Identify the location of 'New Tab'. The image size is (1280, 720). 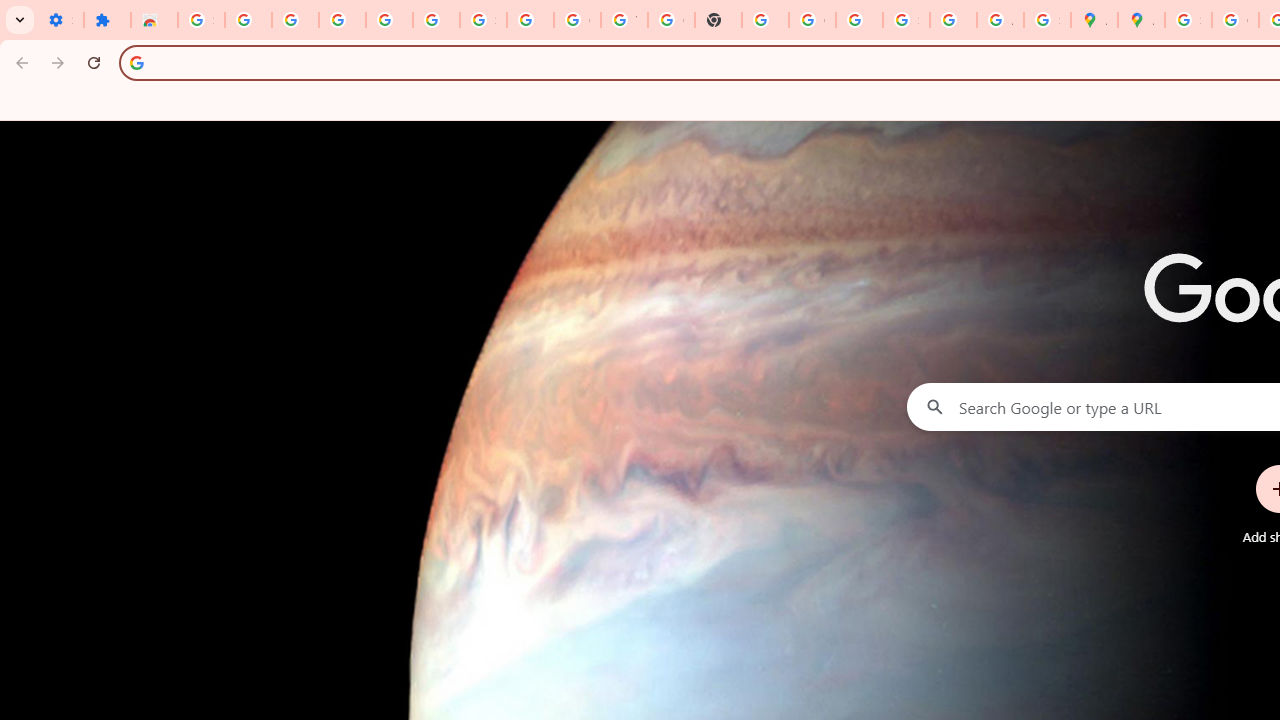
(718, 20).